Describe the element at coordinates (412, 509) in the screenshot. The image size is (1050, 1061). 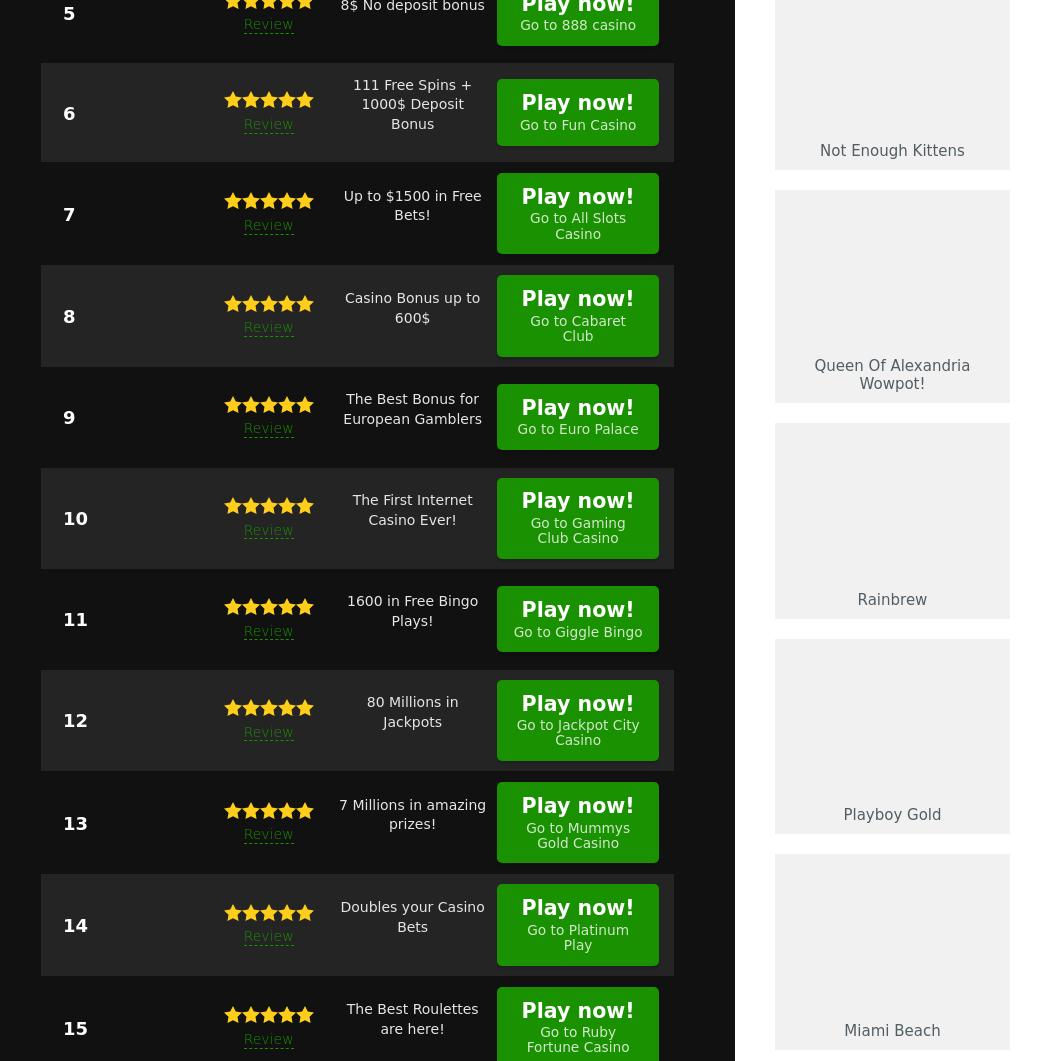
I see `'The First Internet Casino Ever!'` at that location.